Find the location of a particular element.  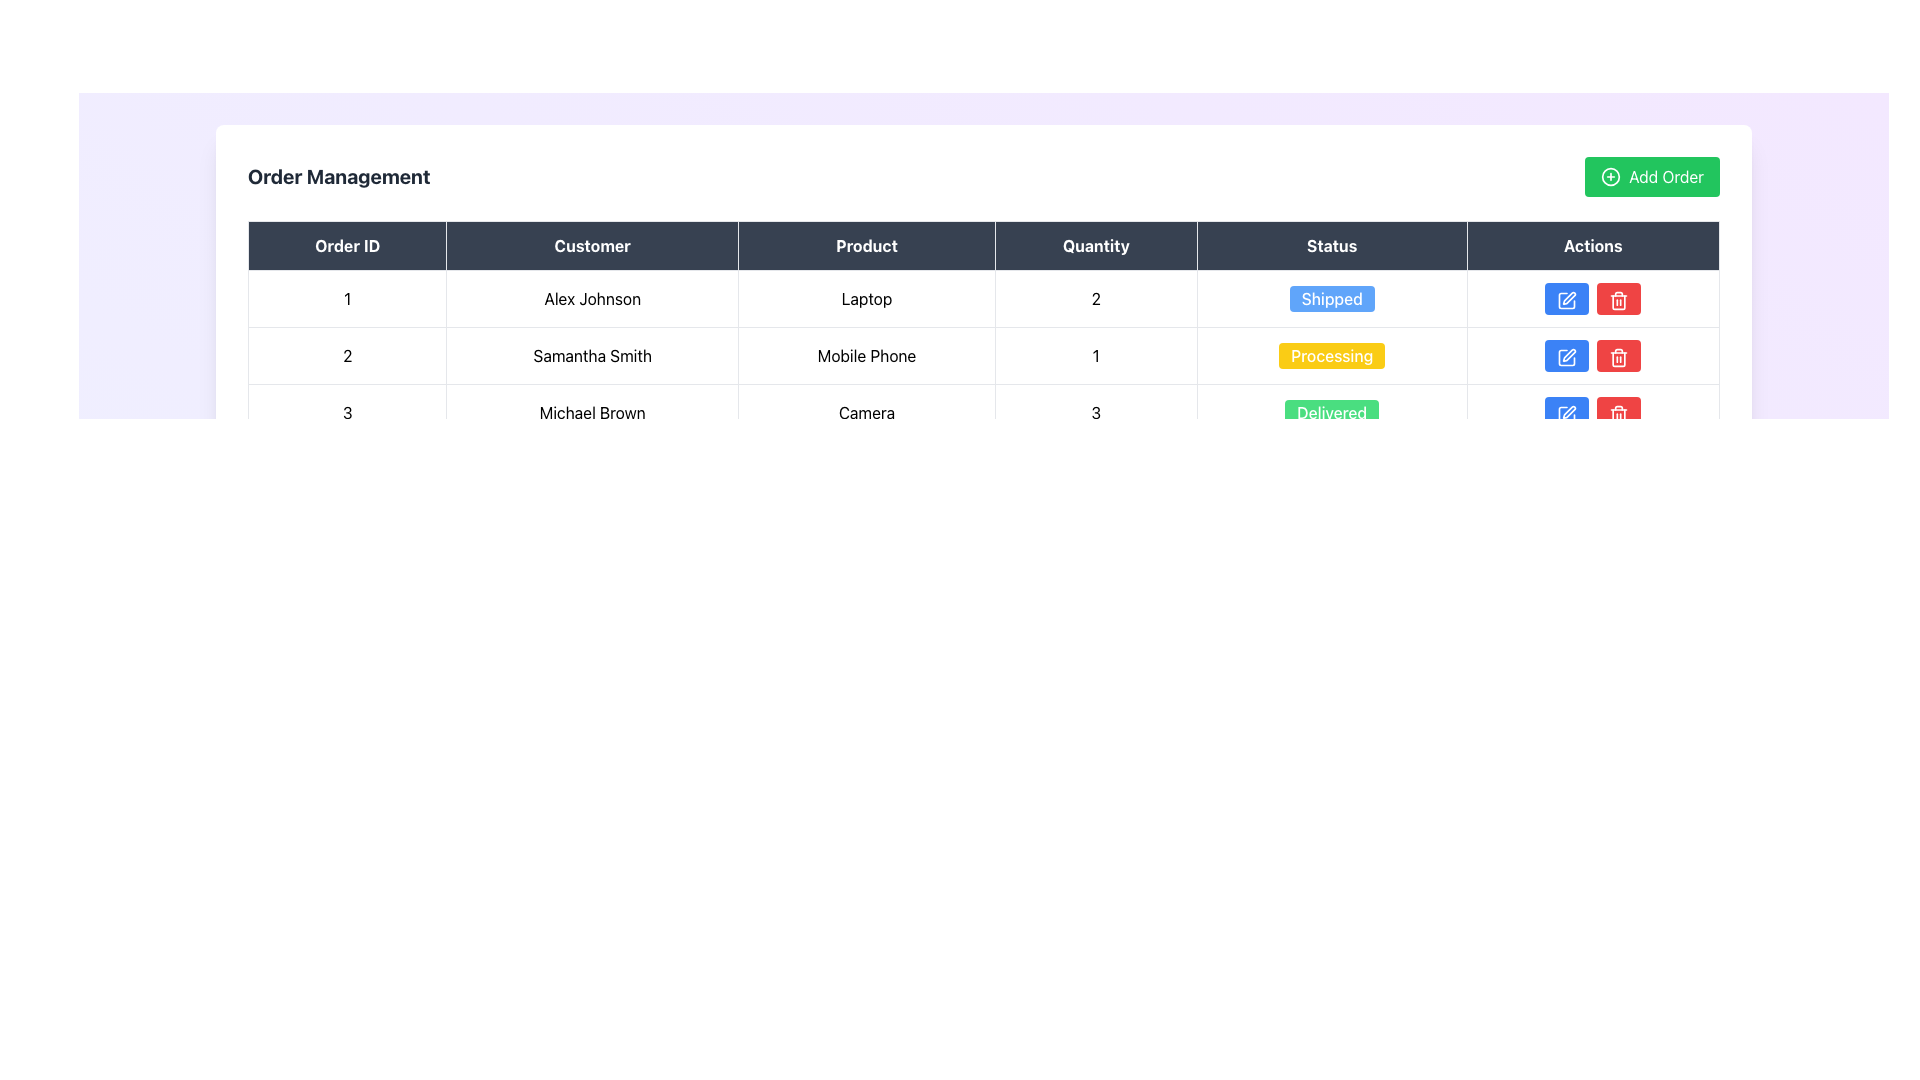

the 'Processing' status indicator button with a yellow background and white bold text in the 'Status' column of the second row corresponding to 'Samantha Smith' is located at coordinates (1332, 354).